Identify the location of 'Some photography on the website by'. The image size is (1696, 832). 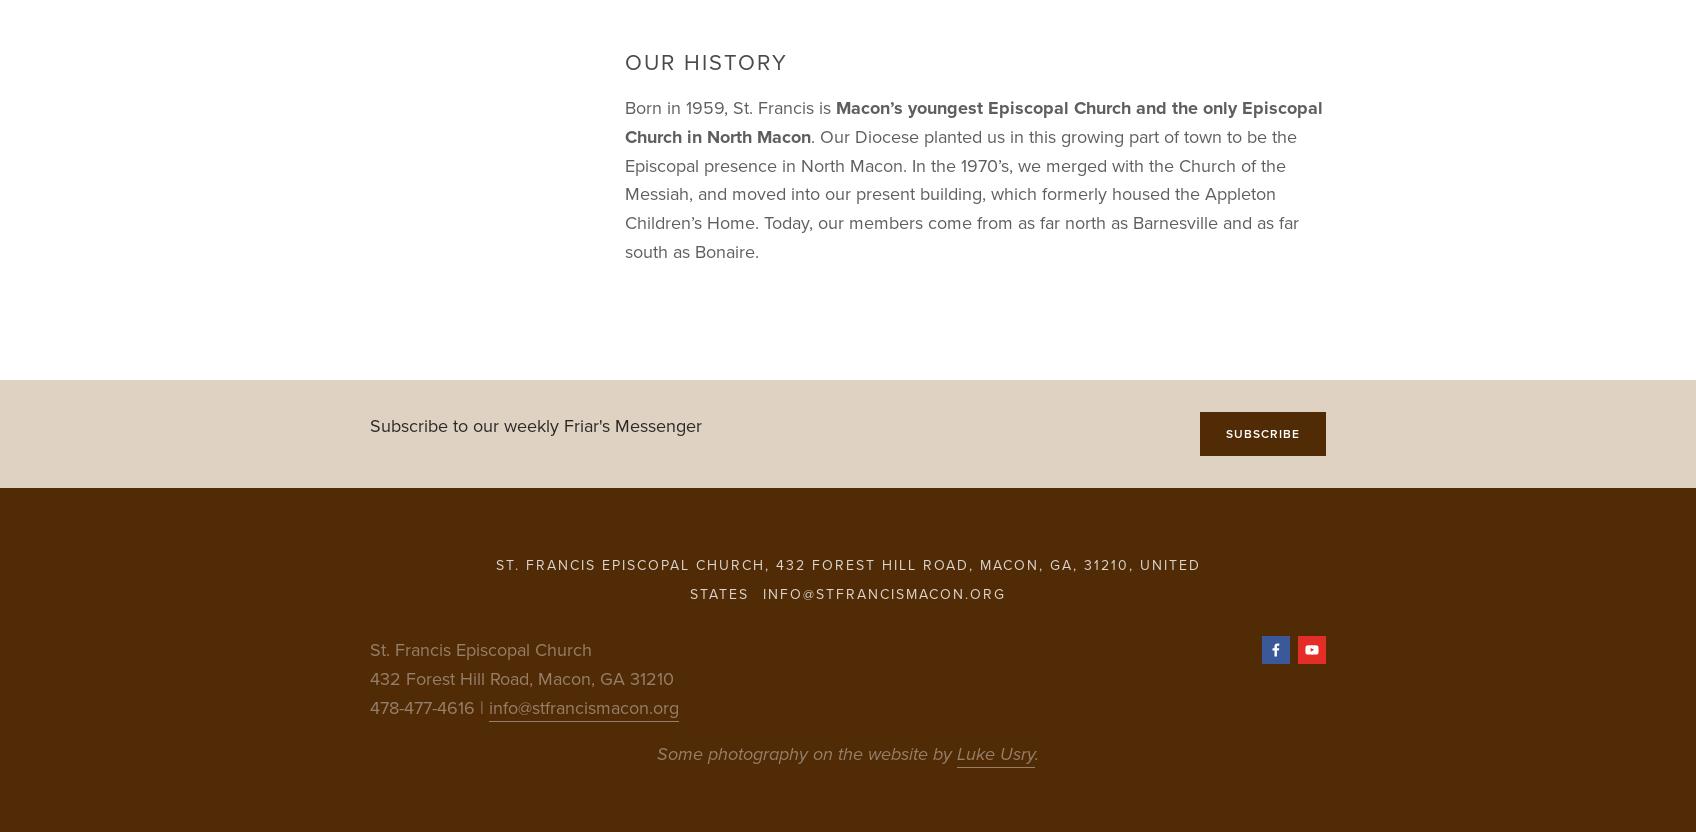
(805, 752).